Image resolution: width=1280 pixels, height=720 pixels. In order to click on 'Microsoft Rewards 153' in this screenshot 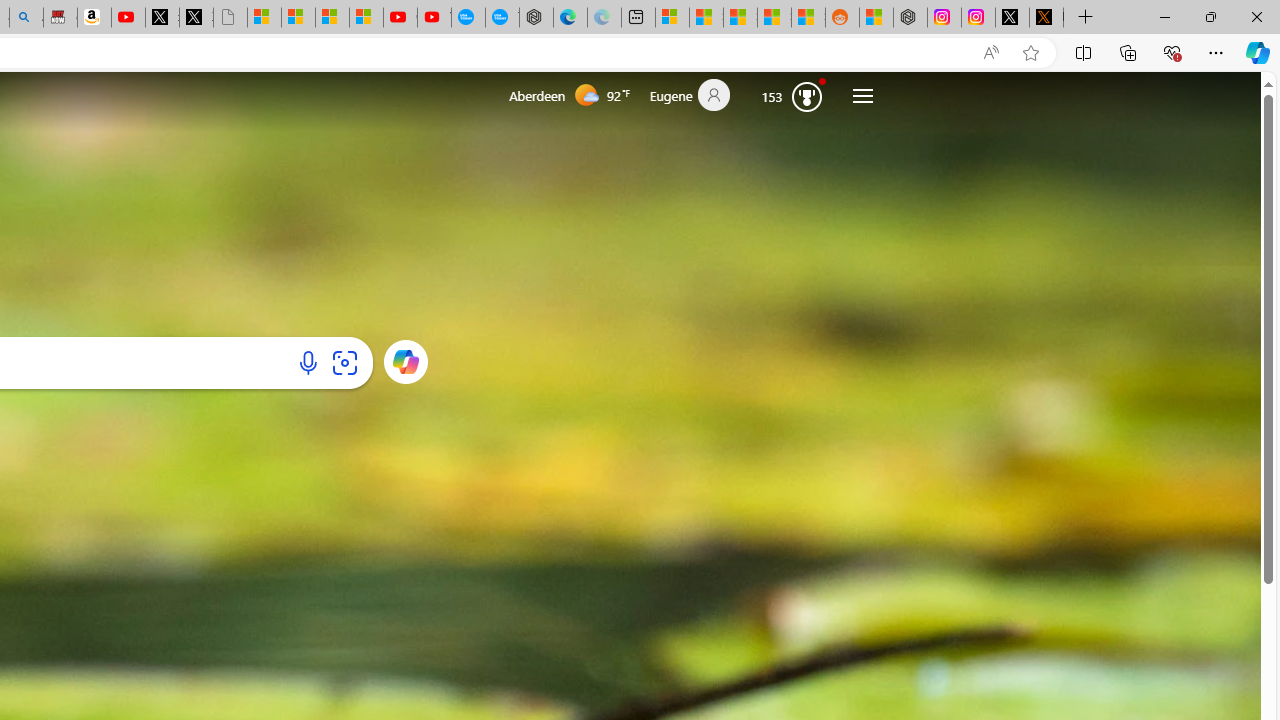, I will do `click(791, 95)`.